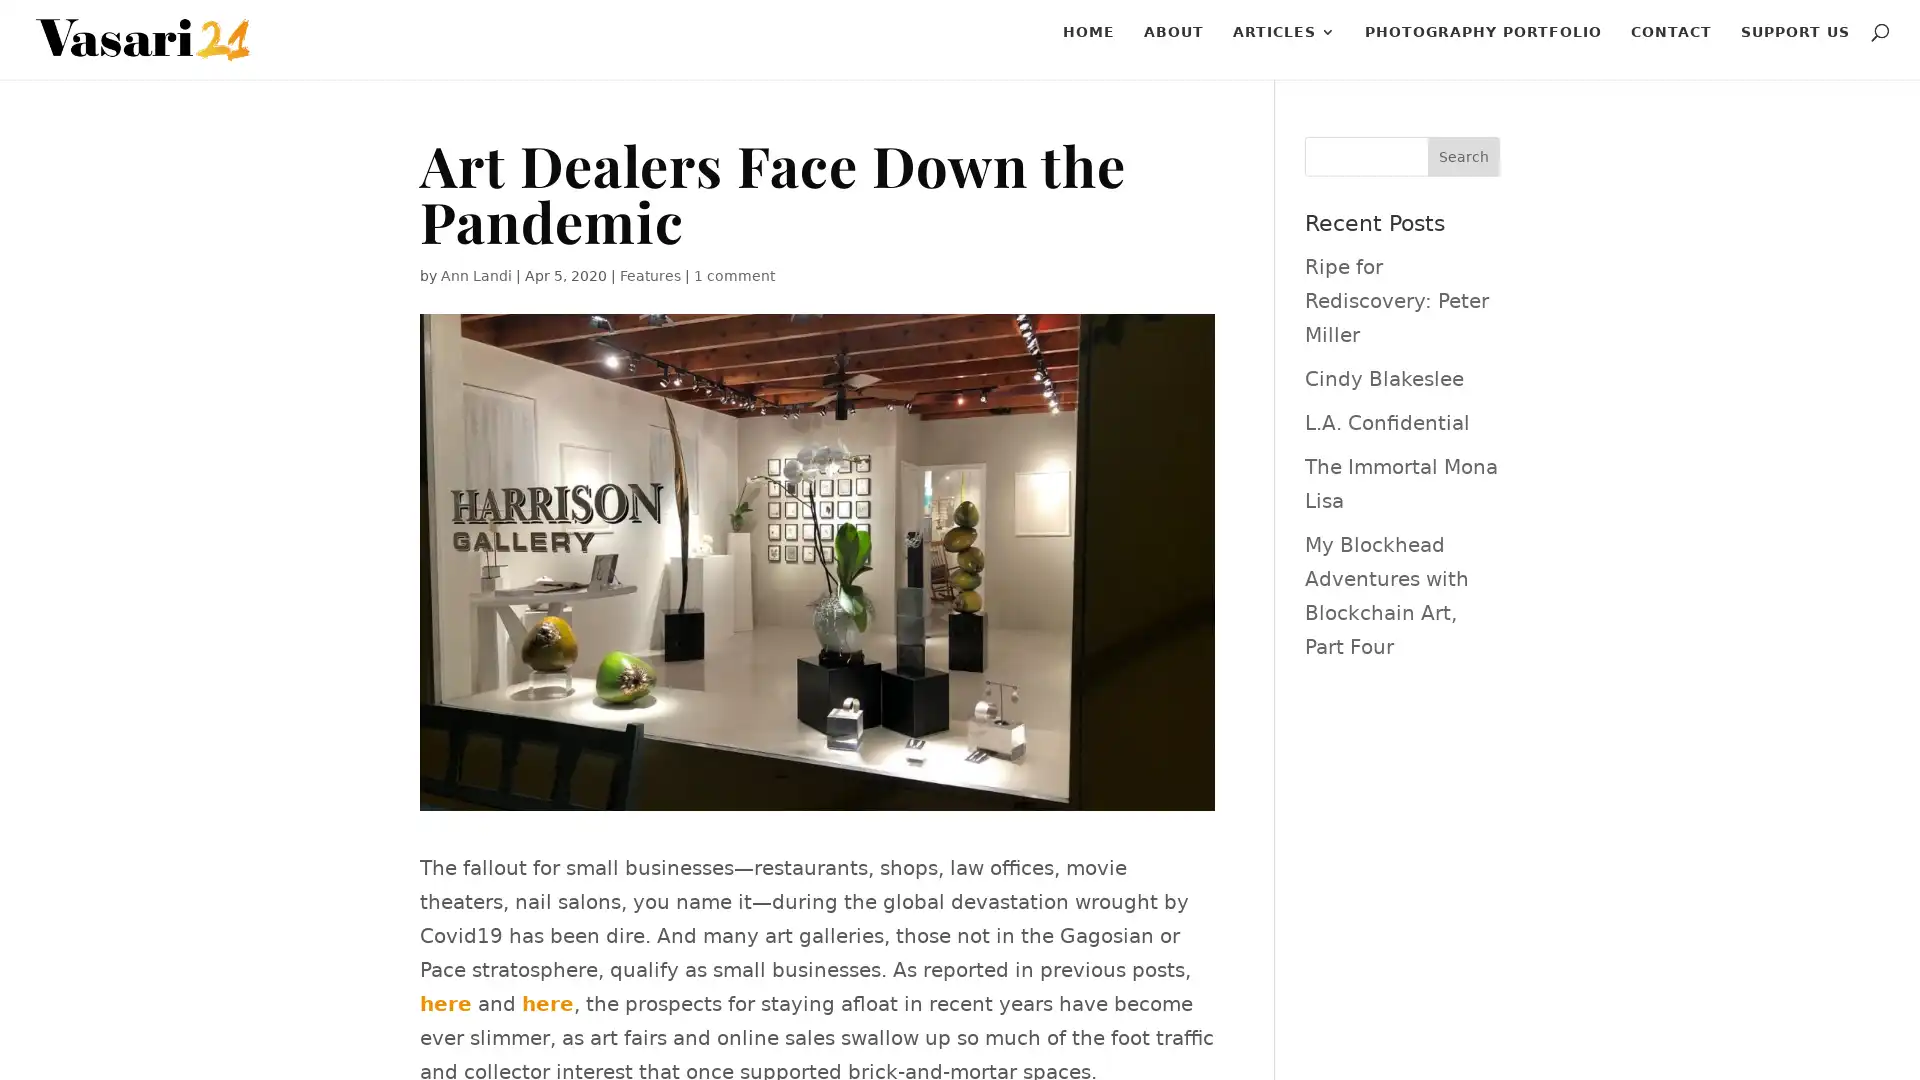  Describe the element at coordinates (1463, 157) in the screenshot. I see `Search` at that location.